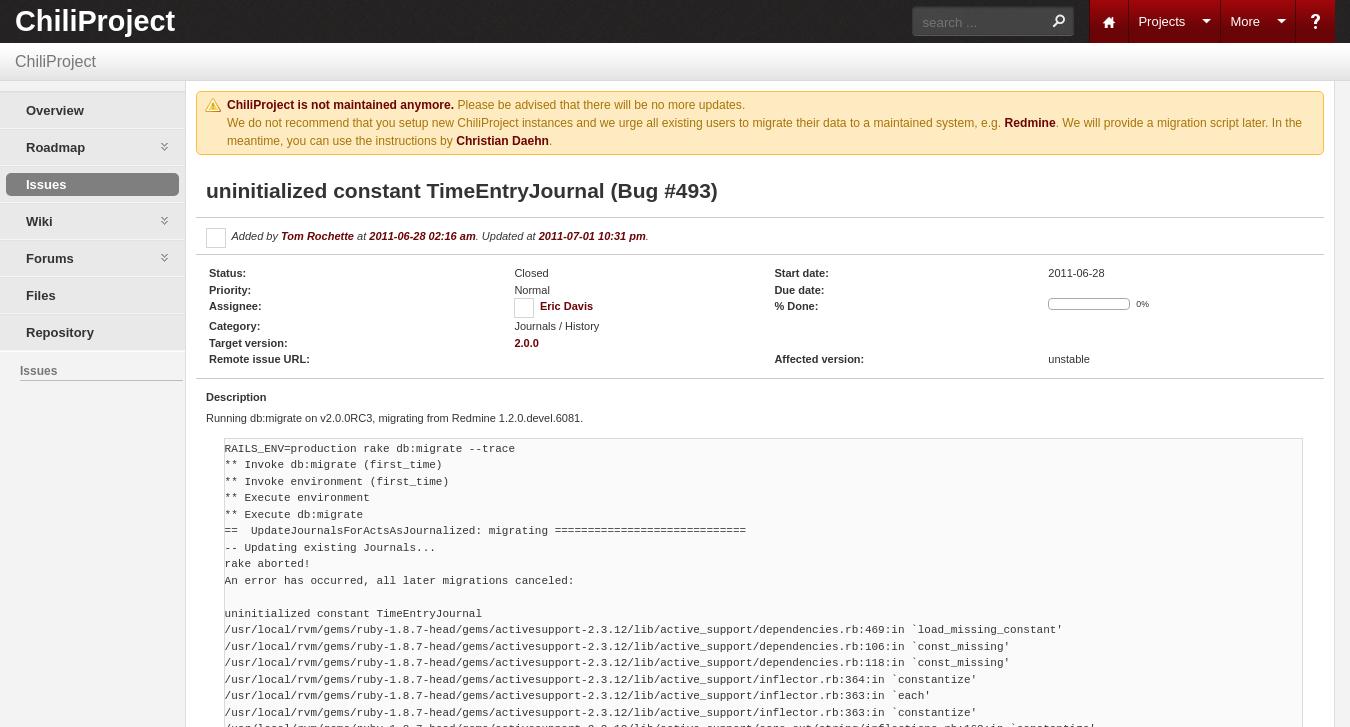 The width and height of the screenshot is (1350, 727). Describe the element at coordinates (234, 305) in the screenshot. I see `'Assignee:'` at that location.